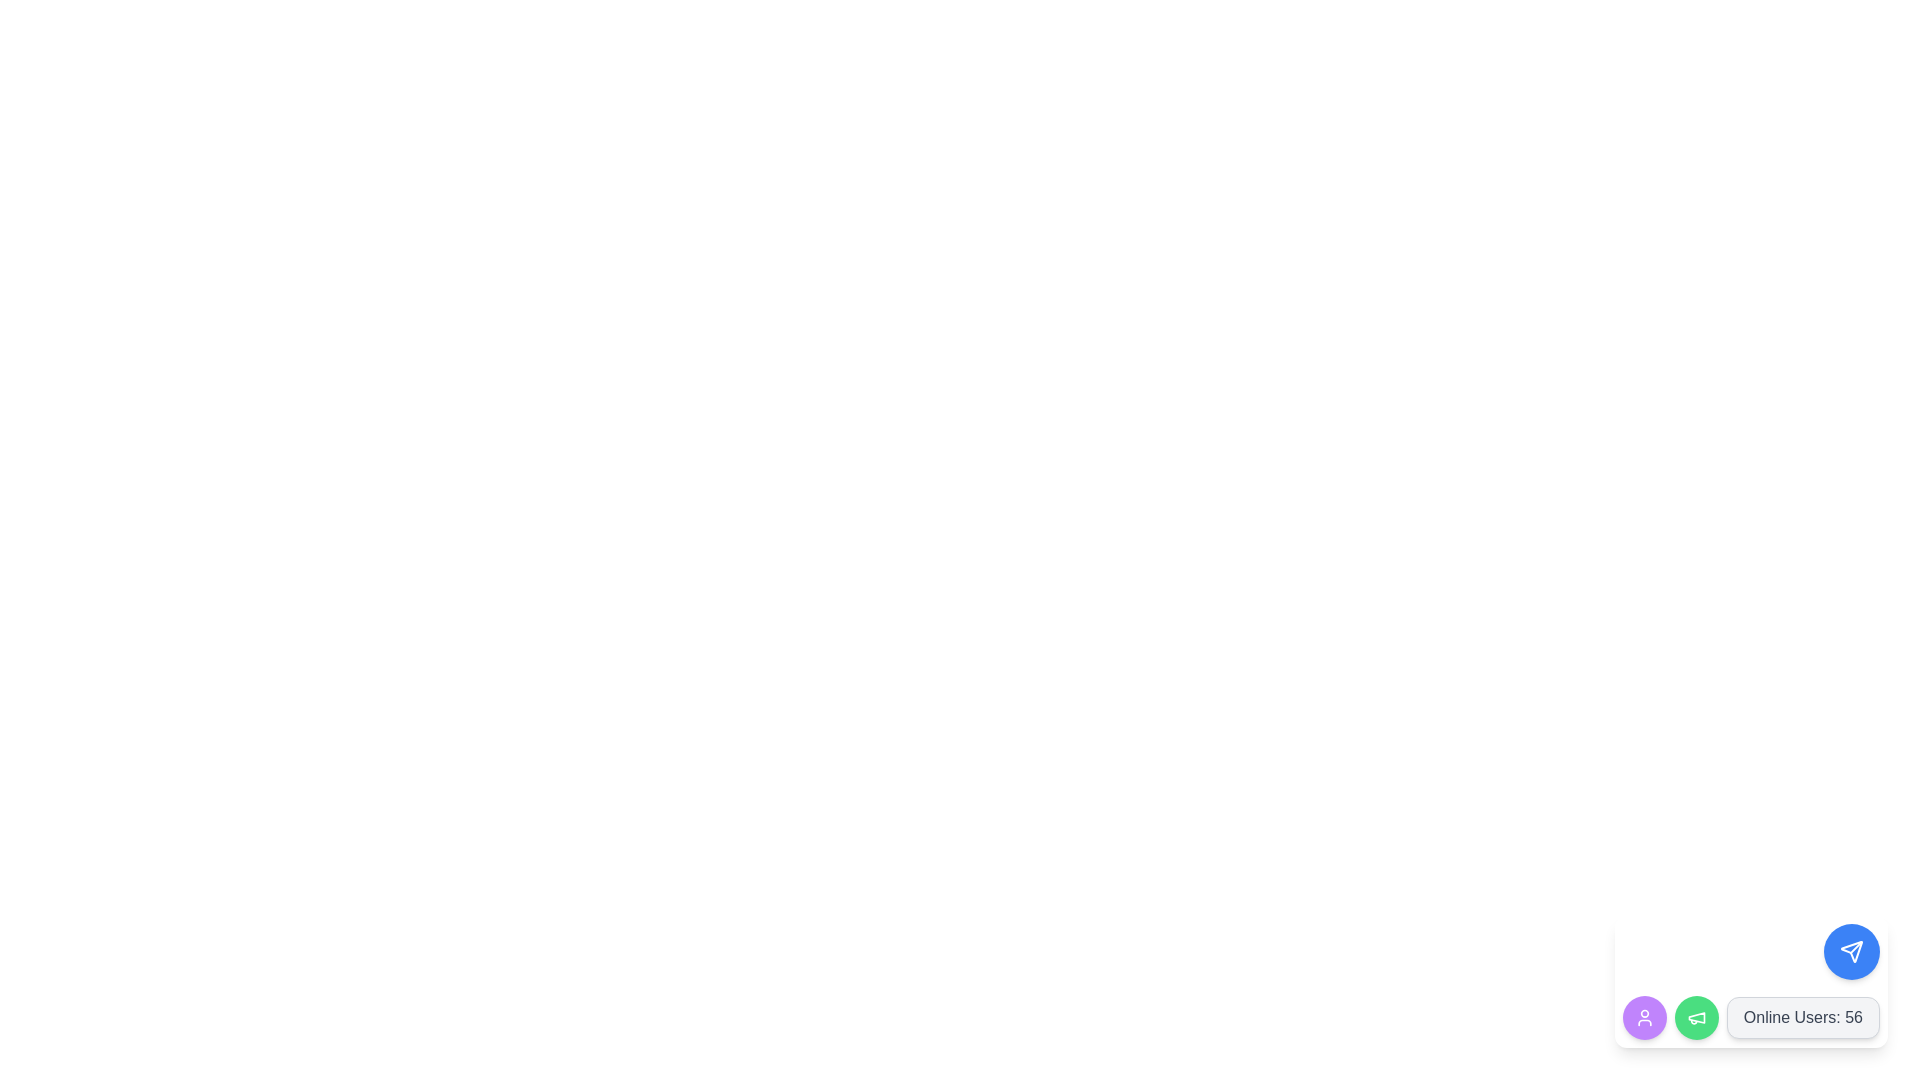 This screenshot has height=1080, width=1920. Describe the element at coordinates (1750, 1018) in the screenshot. I see `the rectangular text display area that shows 'Online Users: 56', located at the bottom-right corner of the interface, adjacent to two circular buttons` at that location.